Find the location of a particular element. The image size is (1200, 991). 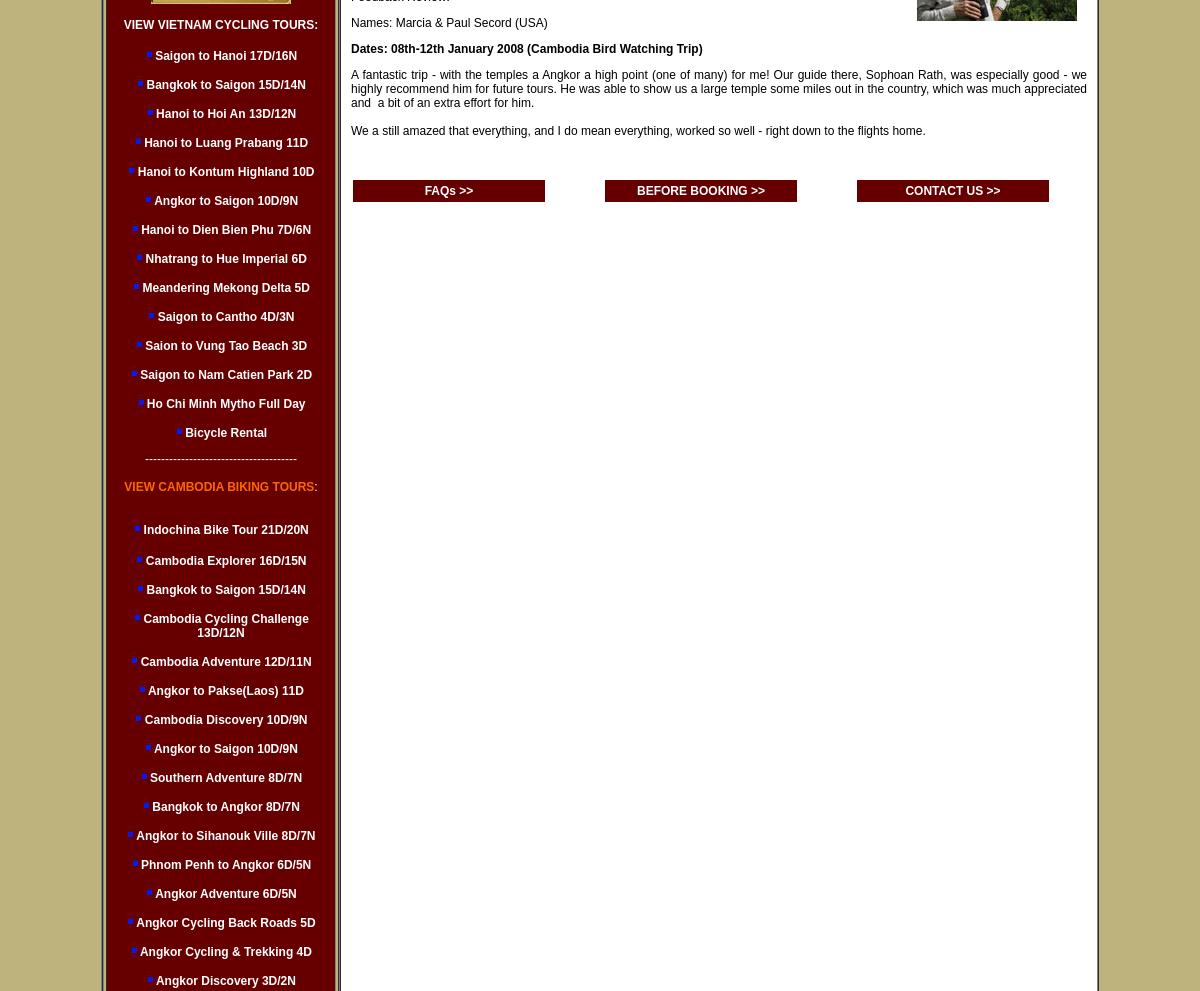

'BEFORE BOOKING >>' is located at coordinates (700, 189).